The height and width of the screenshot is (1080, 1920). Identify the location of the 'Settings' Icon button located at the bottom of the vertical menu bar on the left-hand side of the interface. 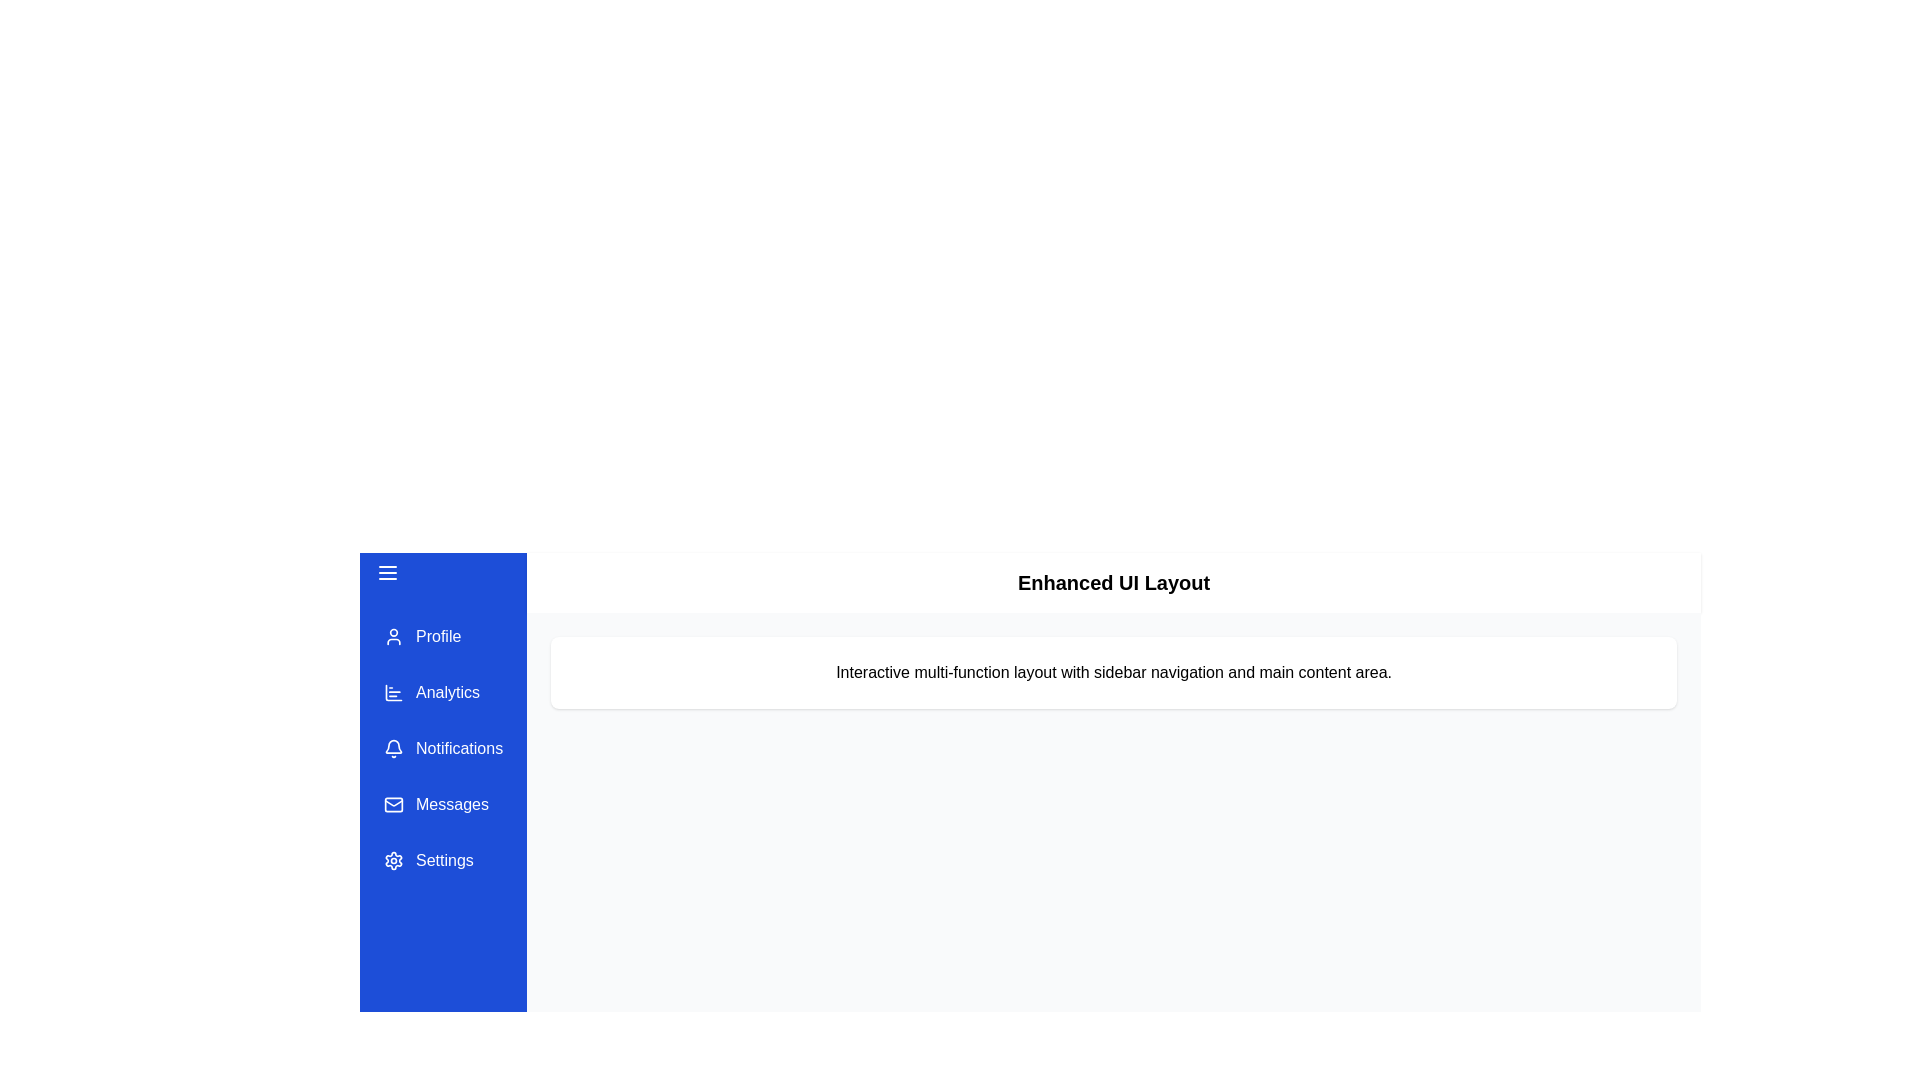
(393, 859).